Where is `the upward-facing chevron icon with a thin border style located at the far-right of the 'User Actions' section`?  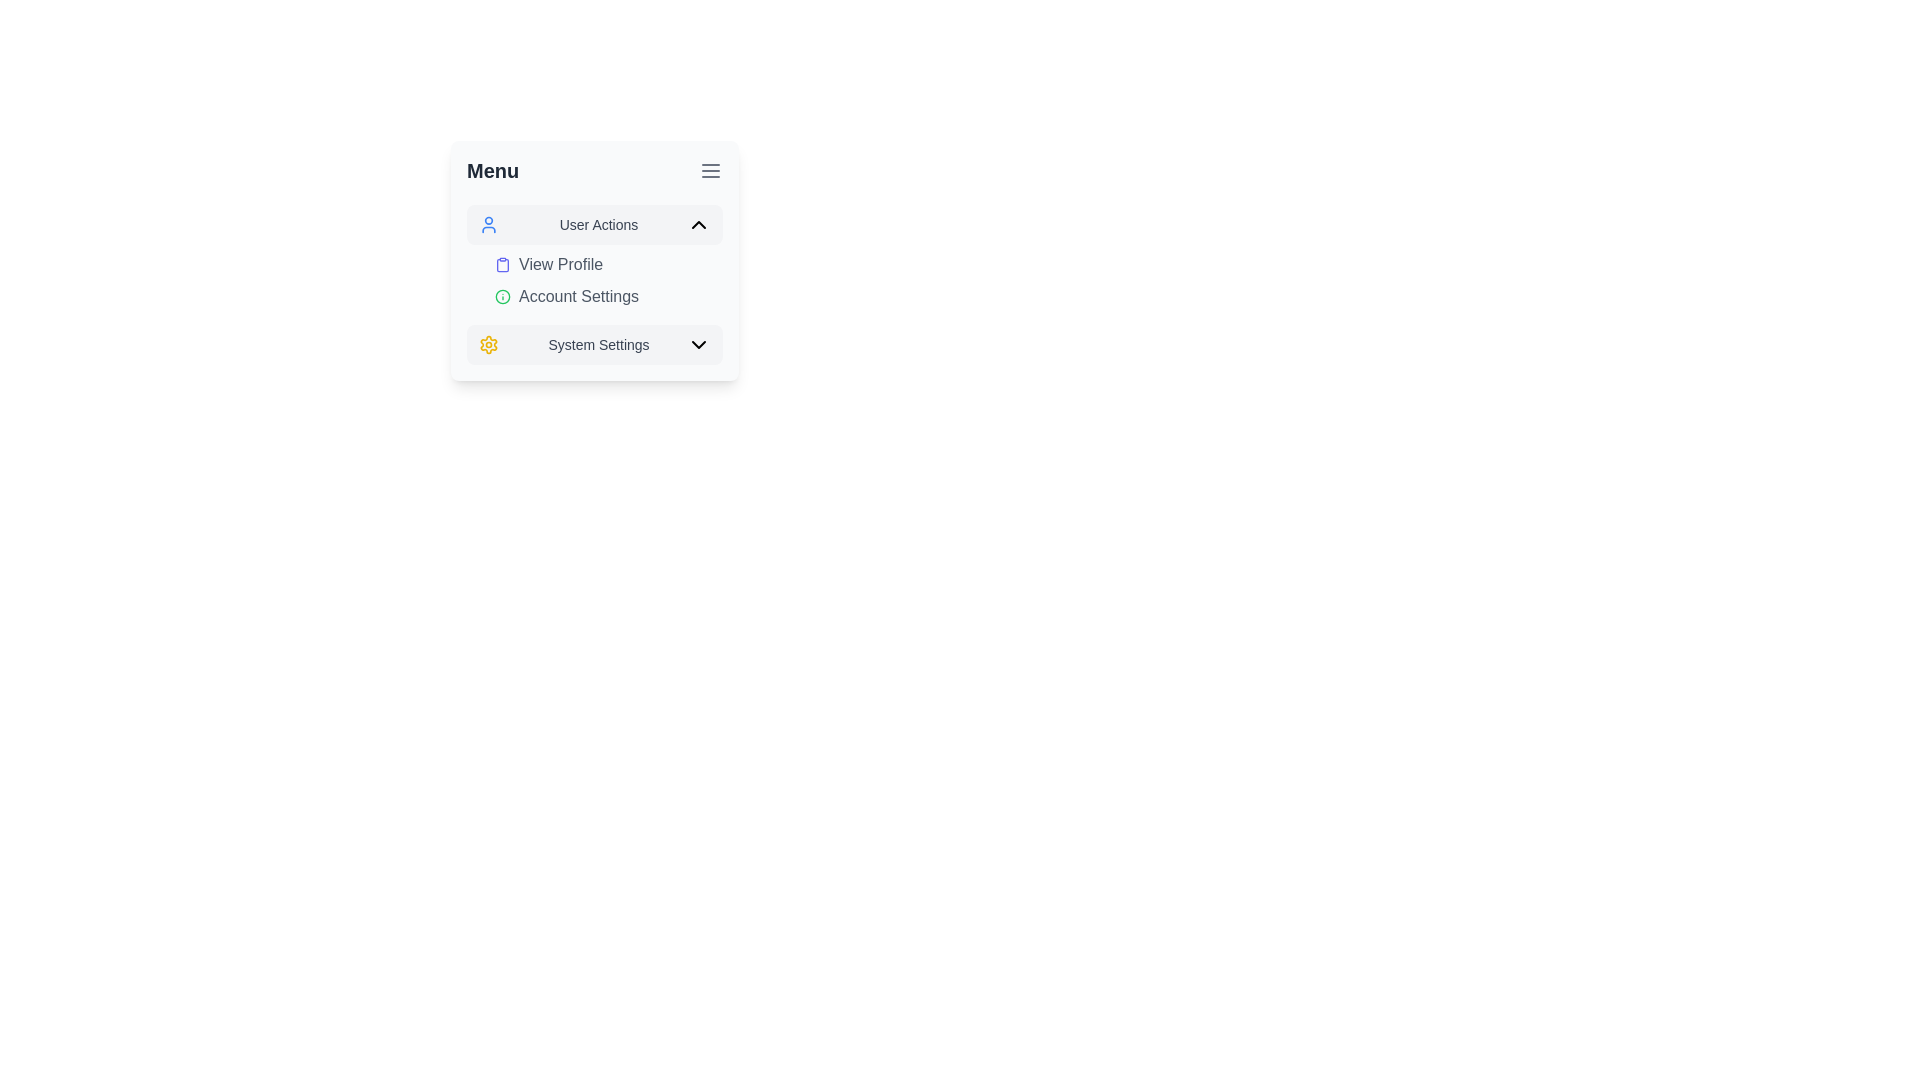
the upward-facing chevron icon with a thin border style located at the far-right of the 'User Actions' section is located at coordinates (699, 224).